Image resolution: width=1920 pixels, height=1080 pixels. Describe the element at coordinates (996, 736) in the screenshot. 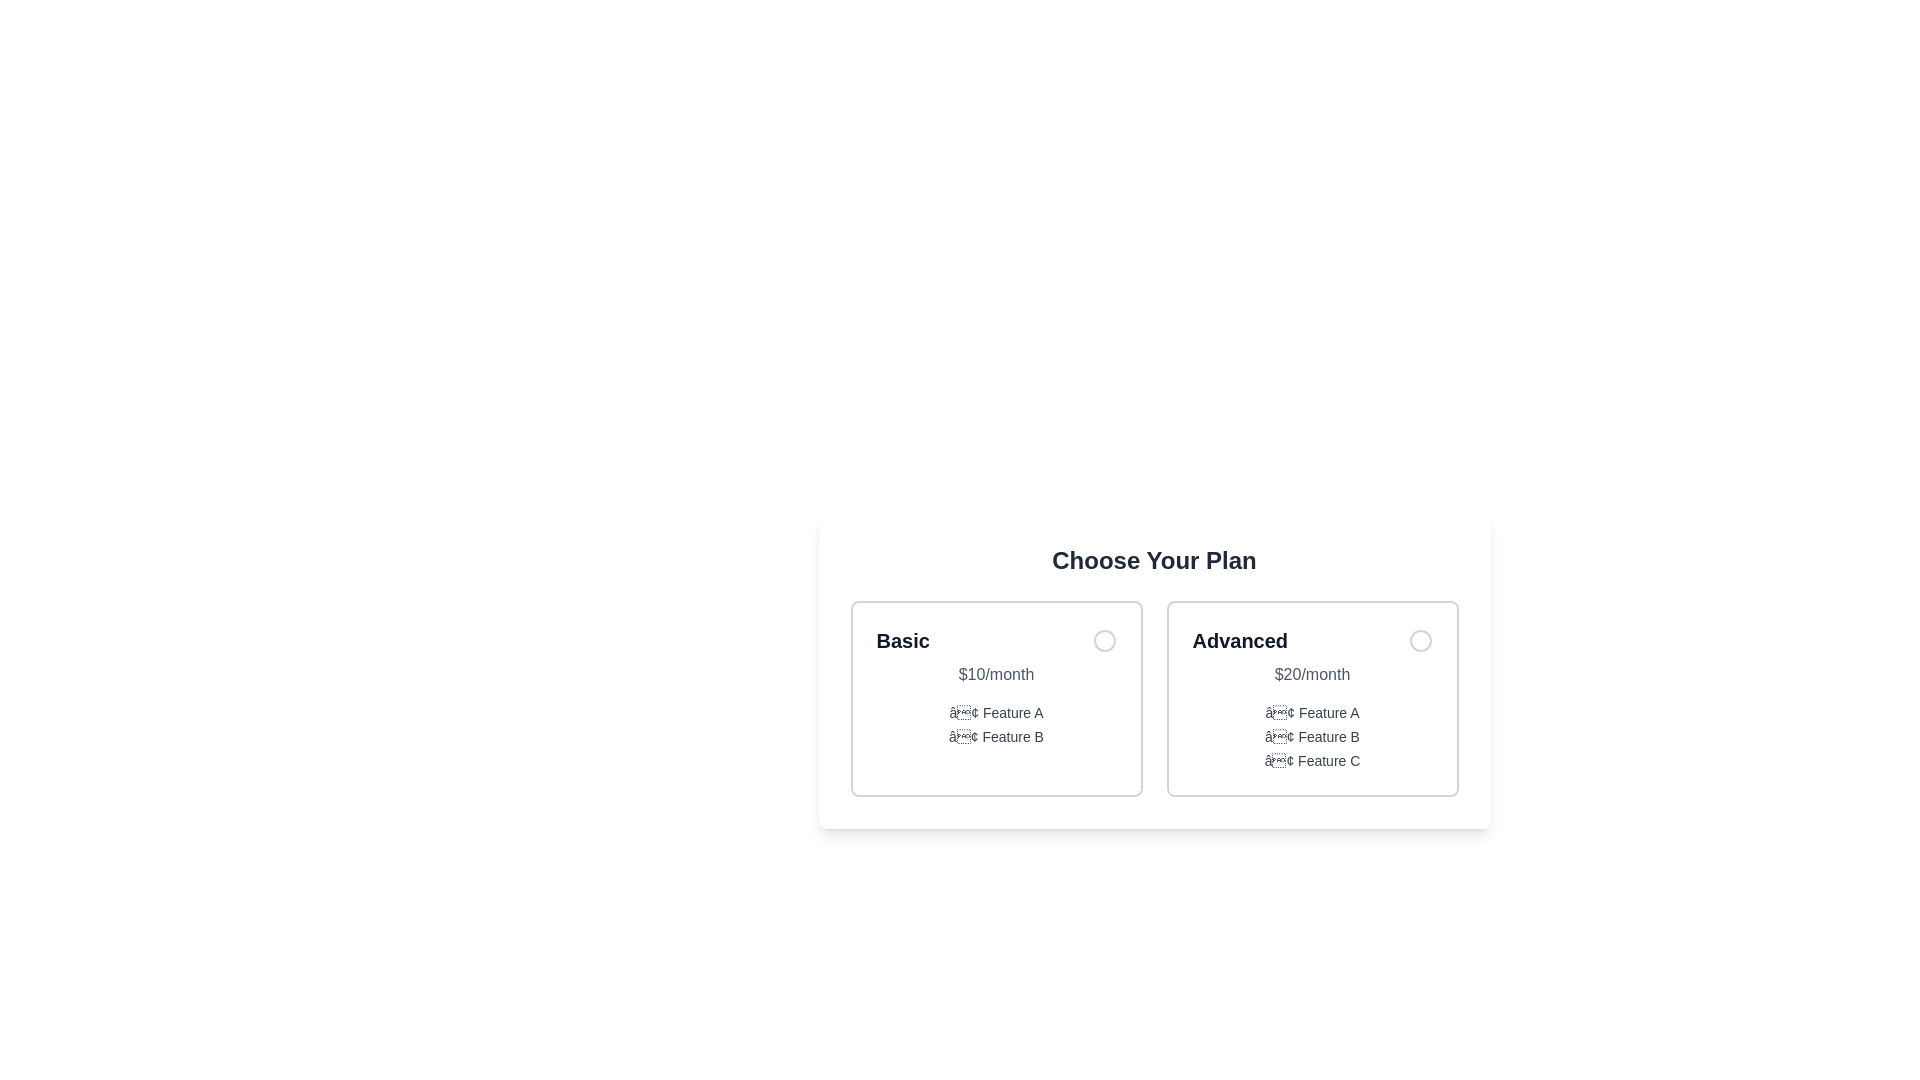

I see `text label that says '• Feature B', which is the second feature listed under the 'Basic' plan on the left side of the interface` at that location.